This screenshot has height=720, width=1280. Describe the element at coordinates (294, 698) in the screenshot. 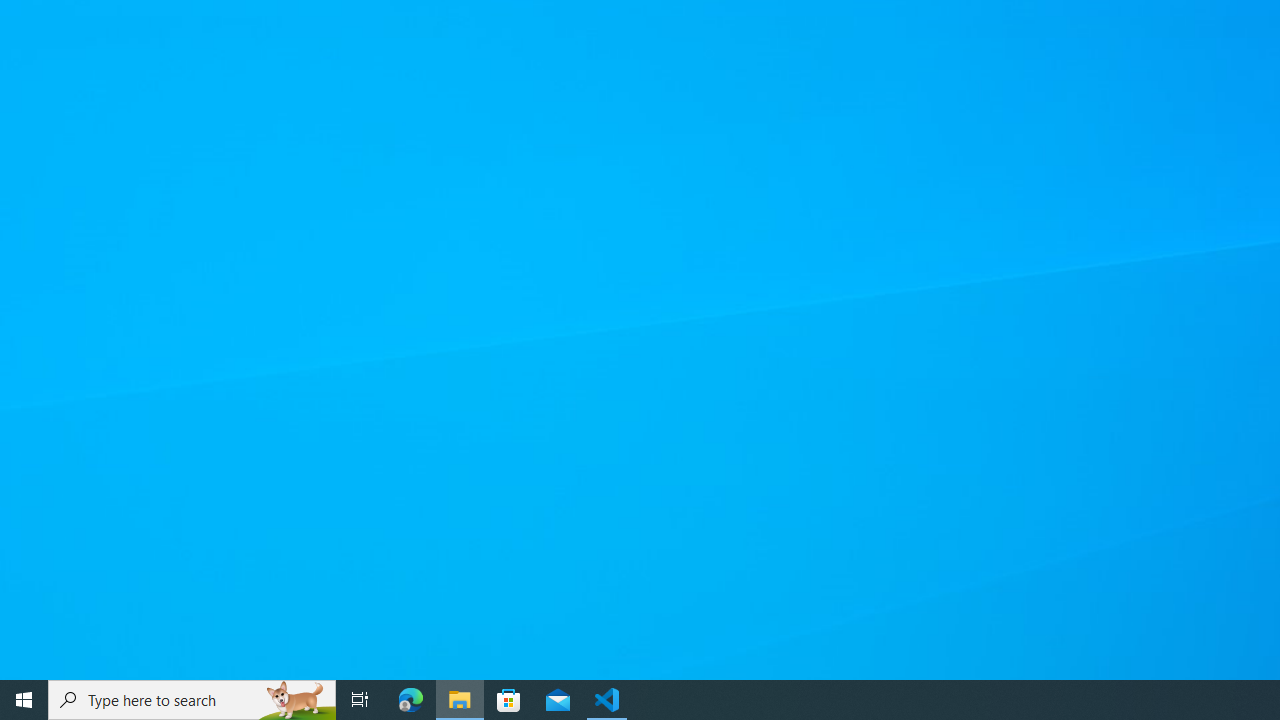

I see `'Search highlights icon opens search home window'` at that location.